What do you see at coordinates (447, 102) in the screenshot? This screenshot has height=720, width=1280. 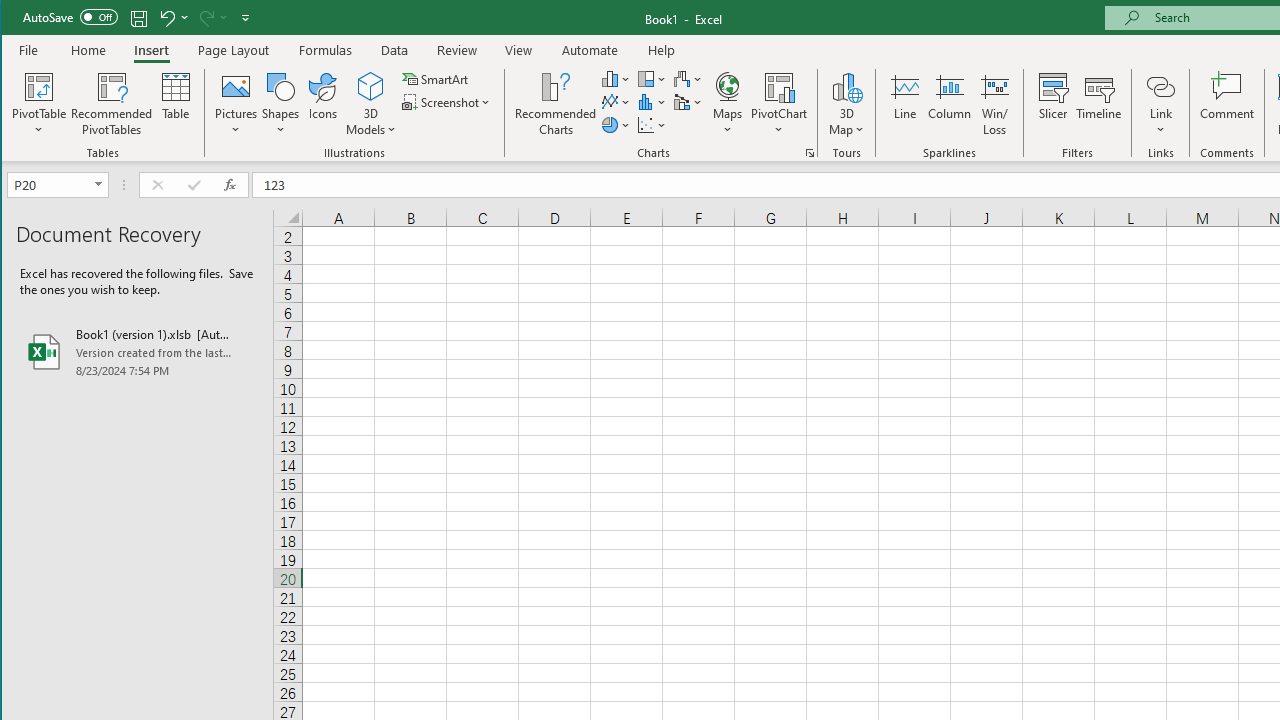 I see `'Screenshot'` at bounding box center [447, 102].